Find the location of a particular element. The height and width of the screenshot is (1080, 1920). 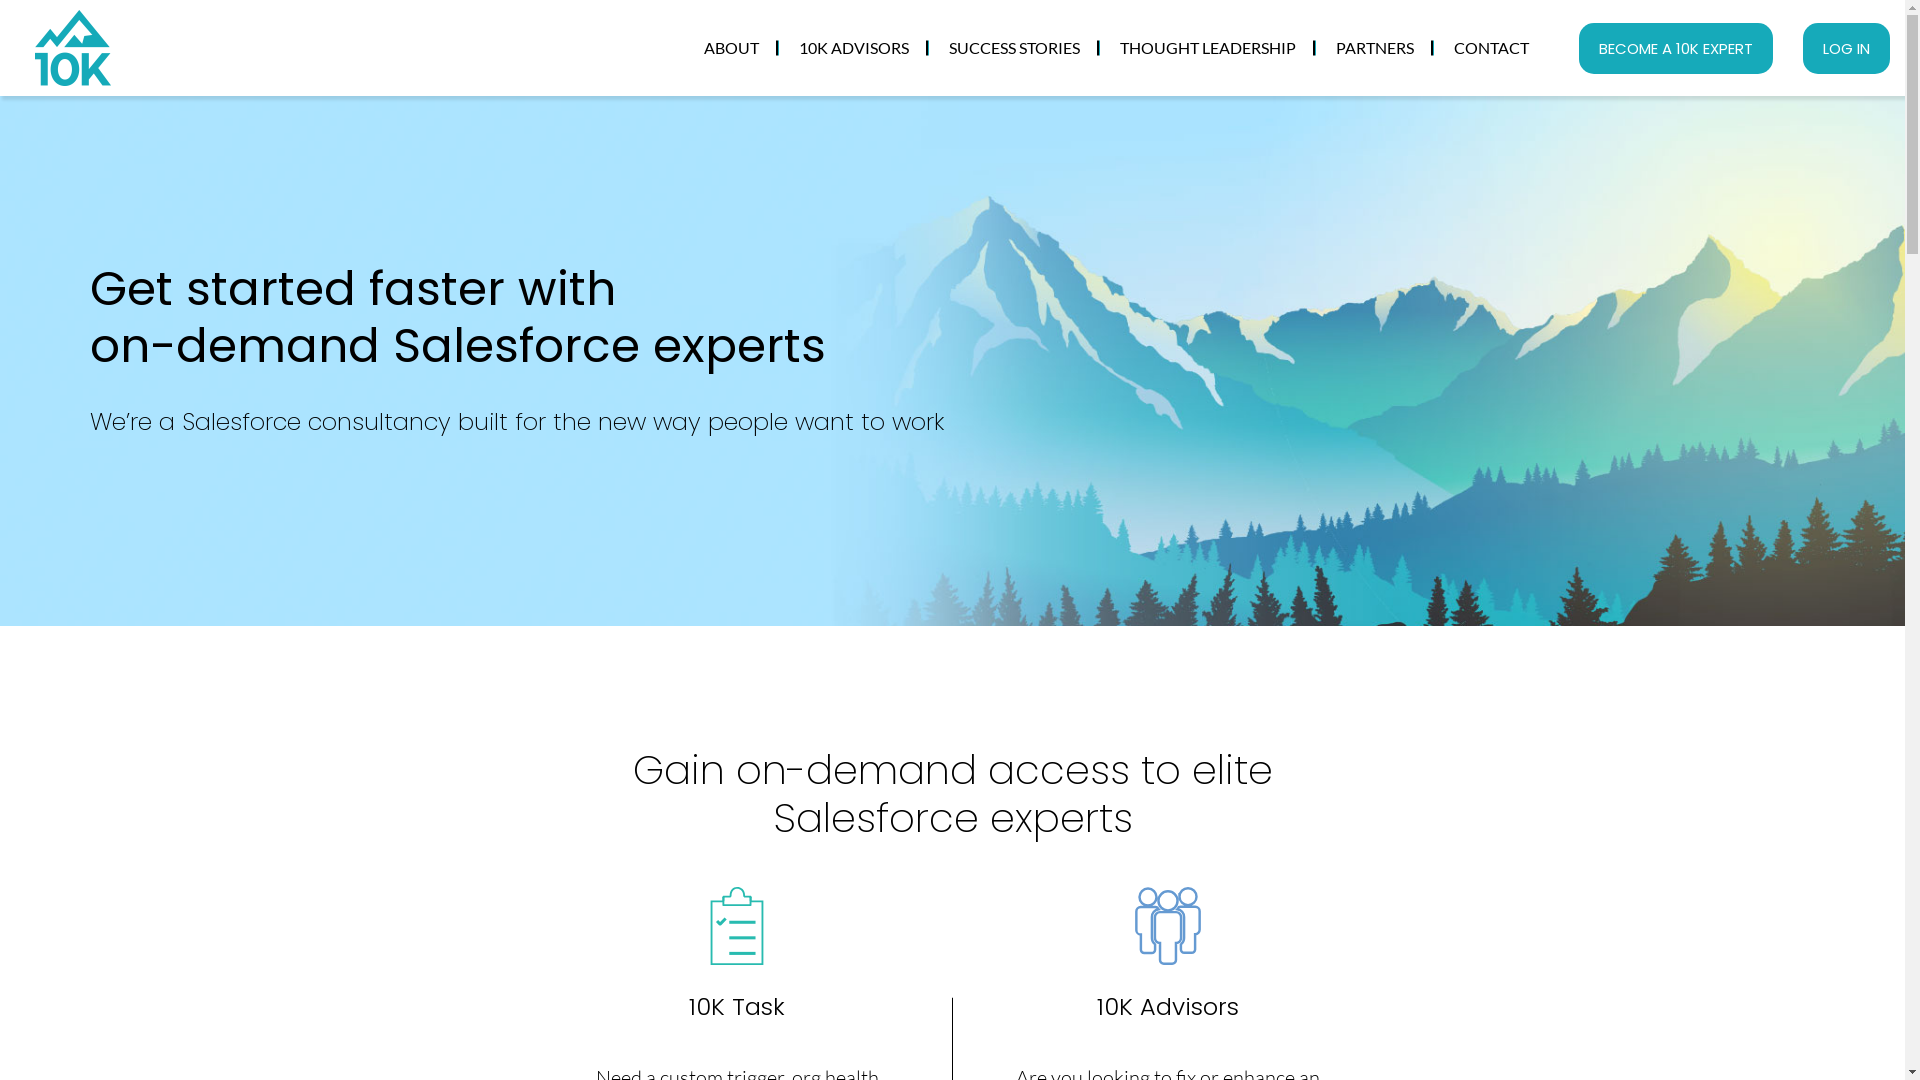

'SUCCESS STORIES' is located at coordinates (1014, 46).